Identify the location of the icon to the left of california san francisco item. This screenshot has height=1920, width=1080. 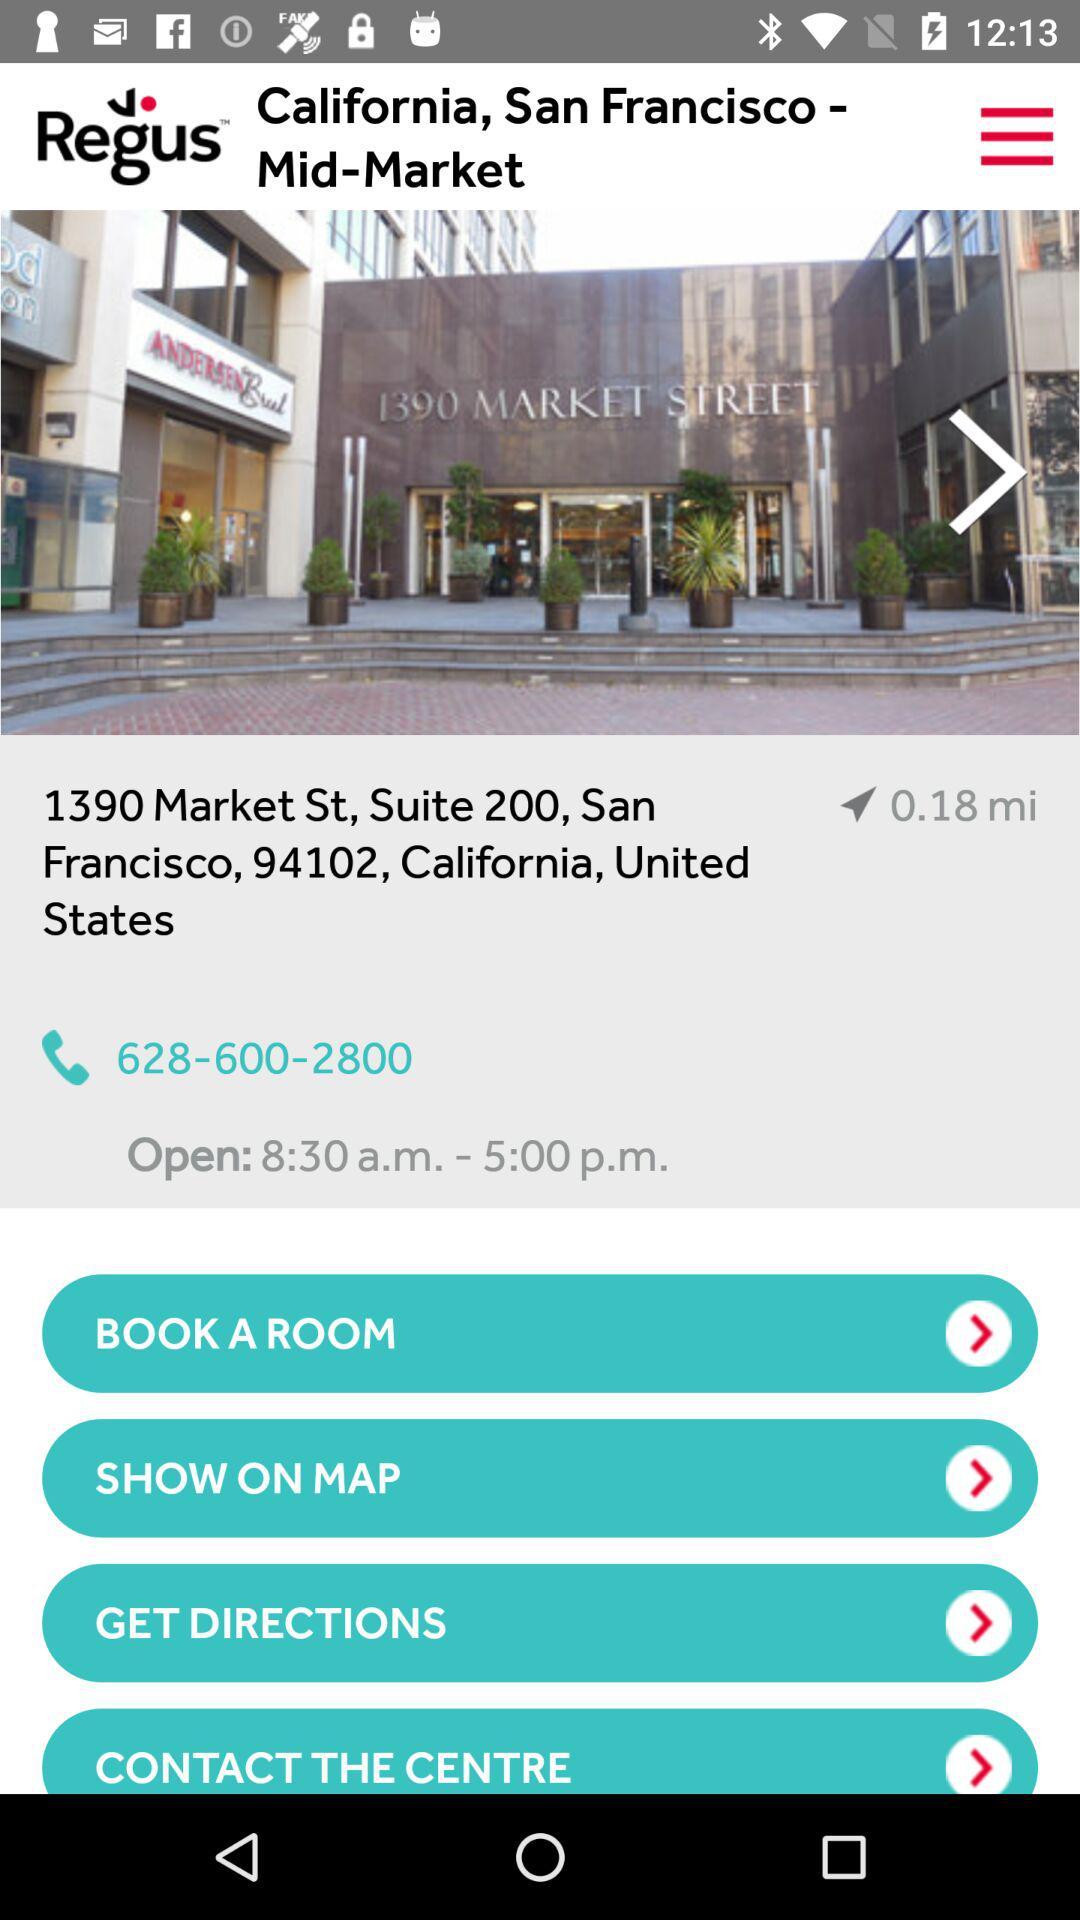
(114, 135).